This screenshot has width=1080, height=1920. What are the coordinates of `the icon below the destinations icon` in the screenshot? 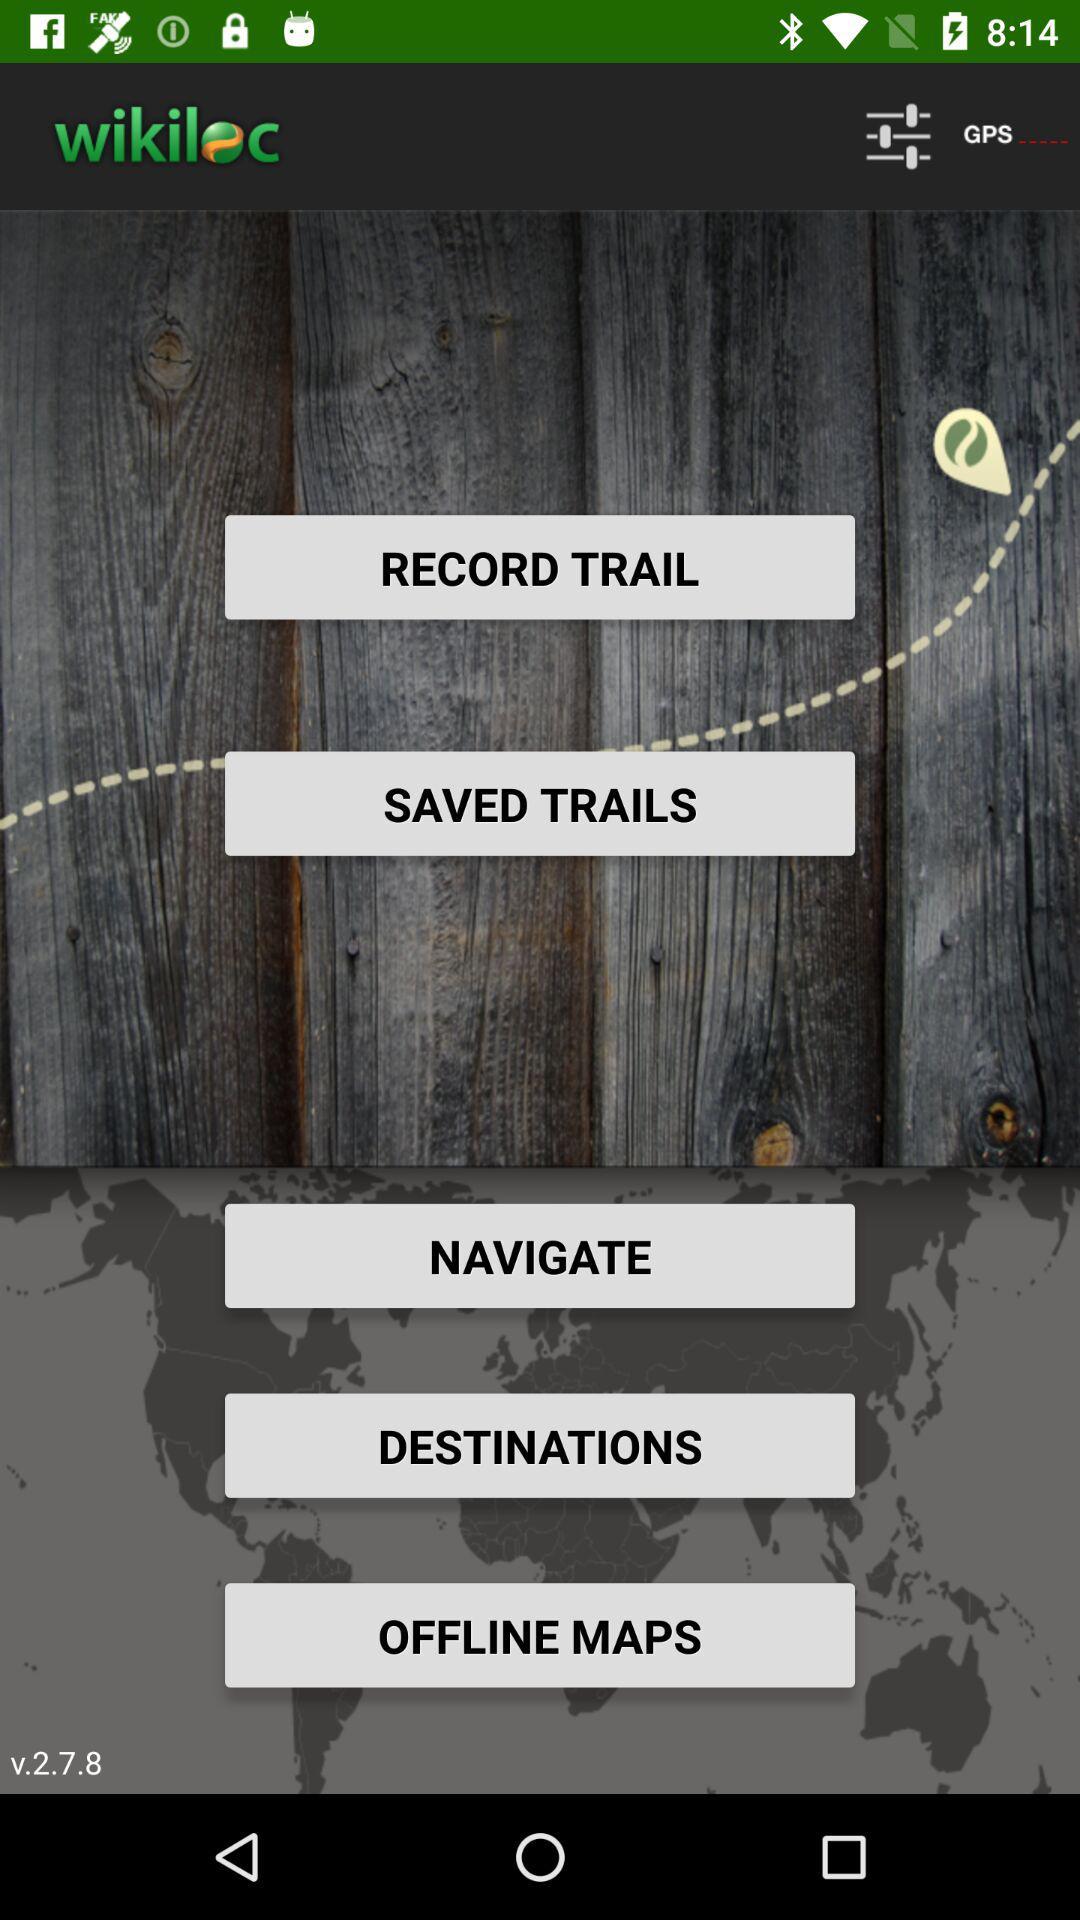 It's located at (540, 1635).